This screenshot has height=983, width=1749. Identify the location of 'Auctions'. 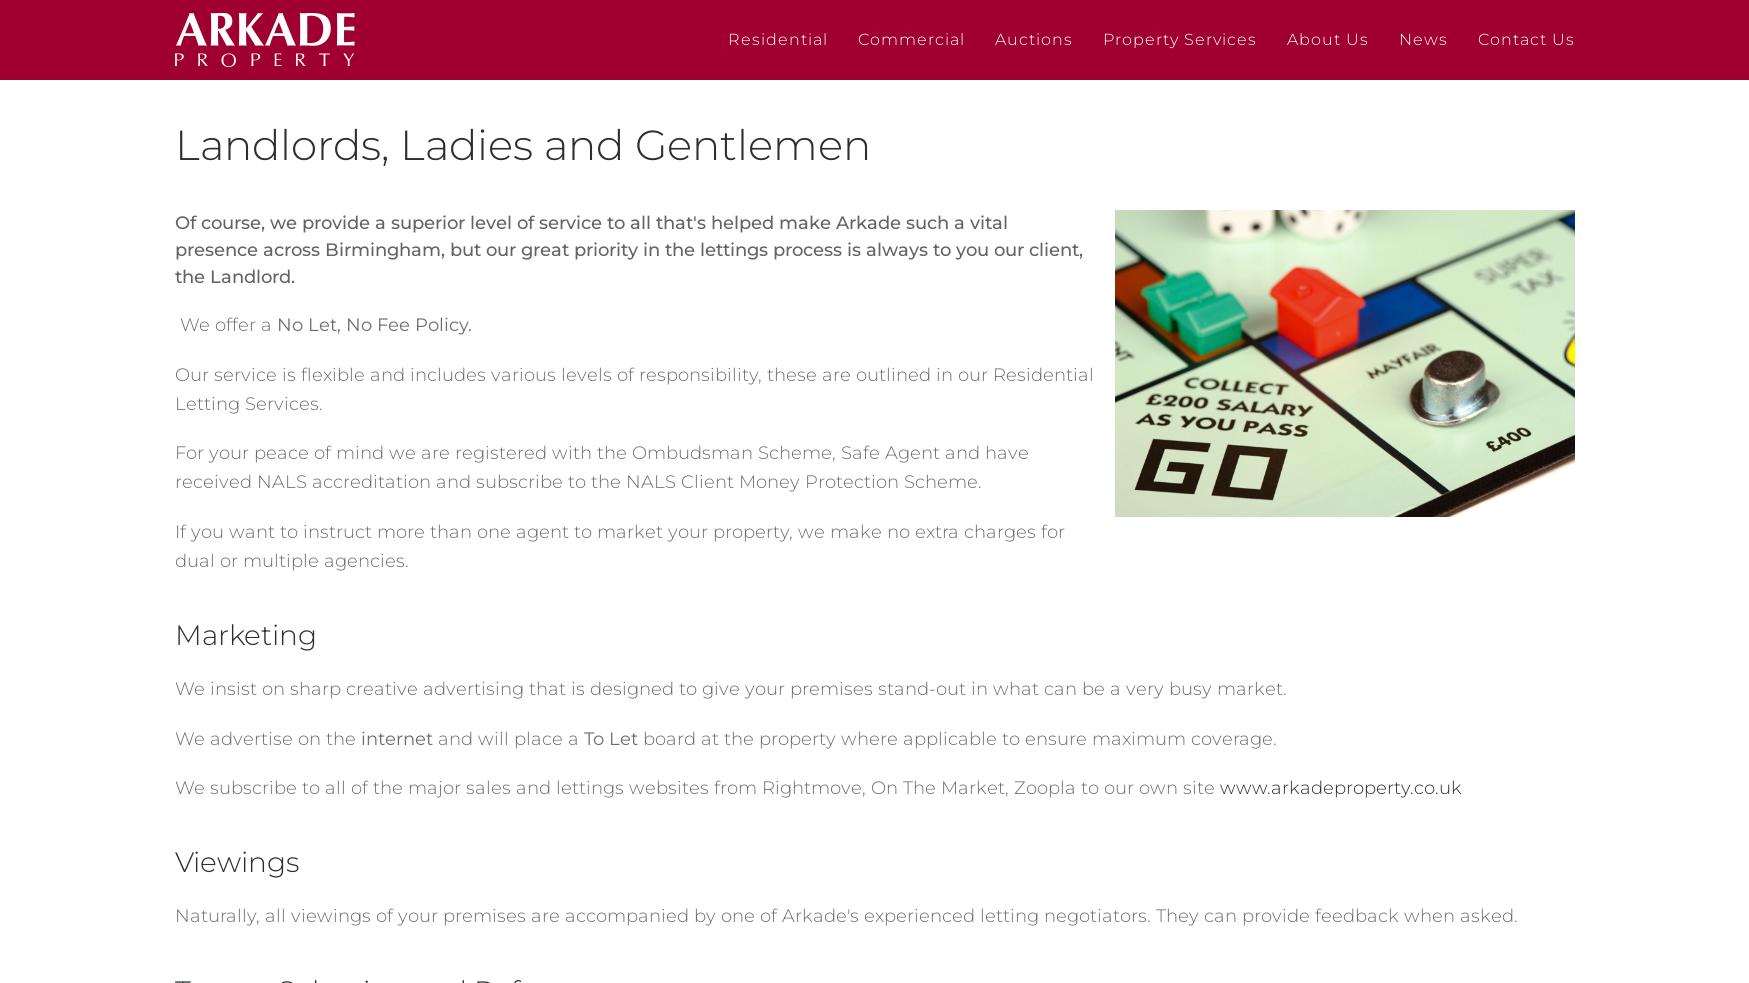
(1032, 38).